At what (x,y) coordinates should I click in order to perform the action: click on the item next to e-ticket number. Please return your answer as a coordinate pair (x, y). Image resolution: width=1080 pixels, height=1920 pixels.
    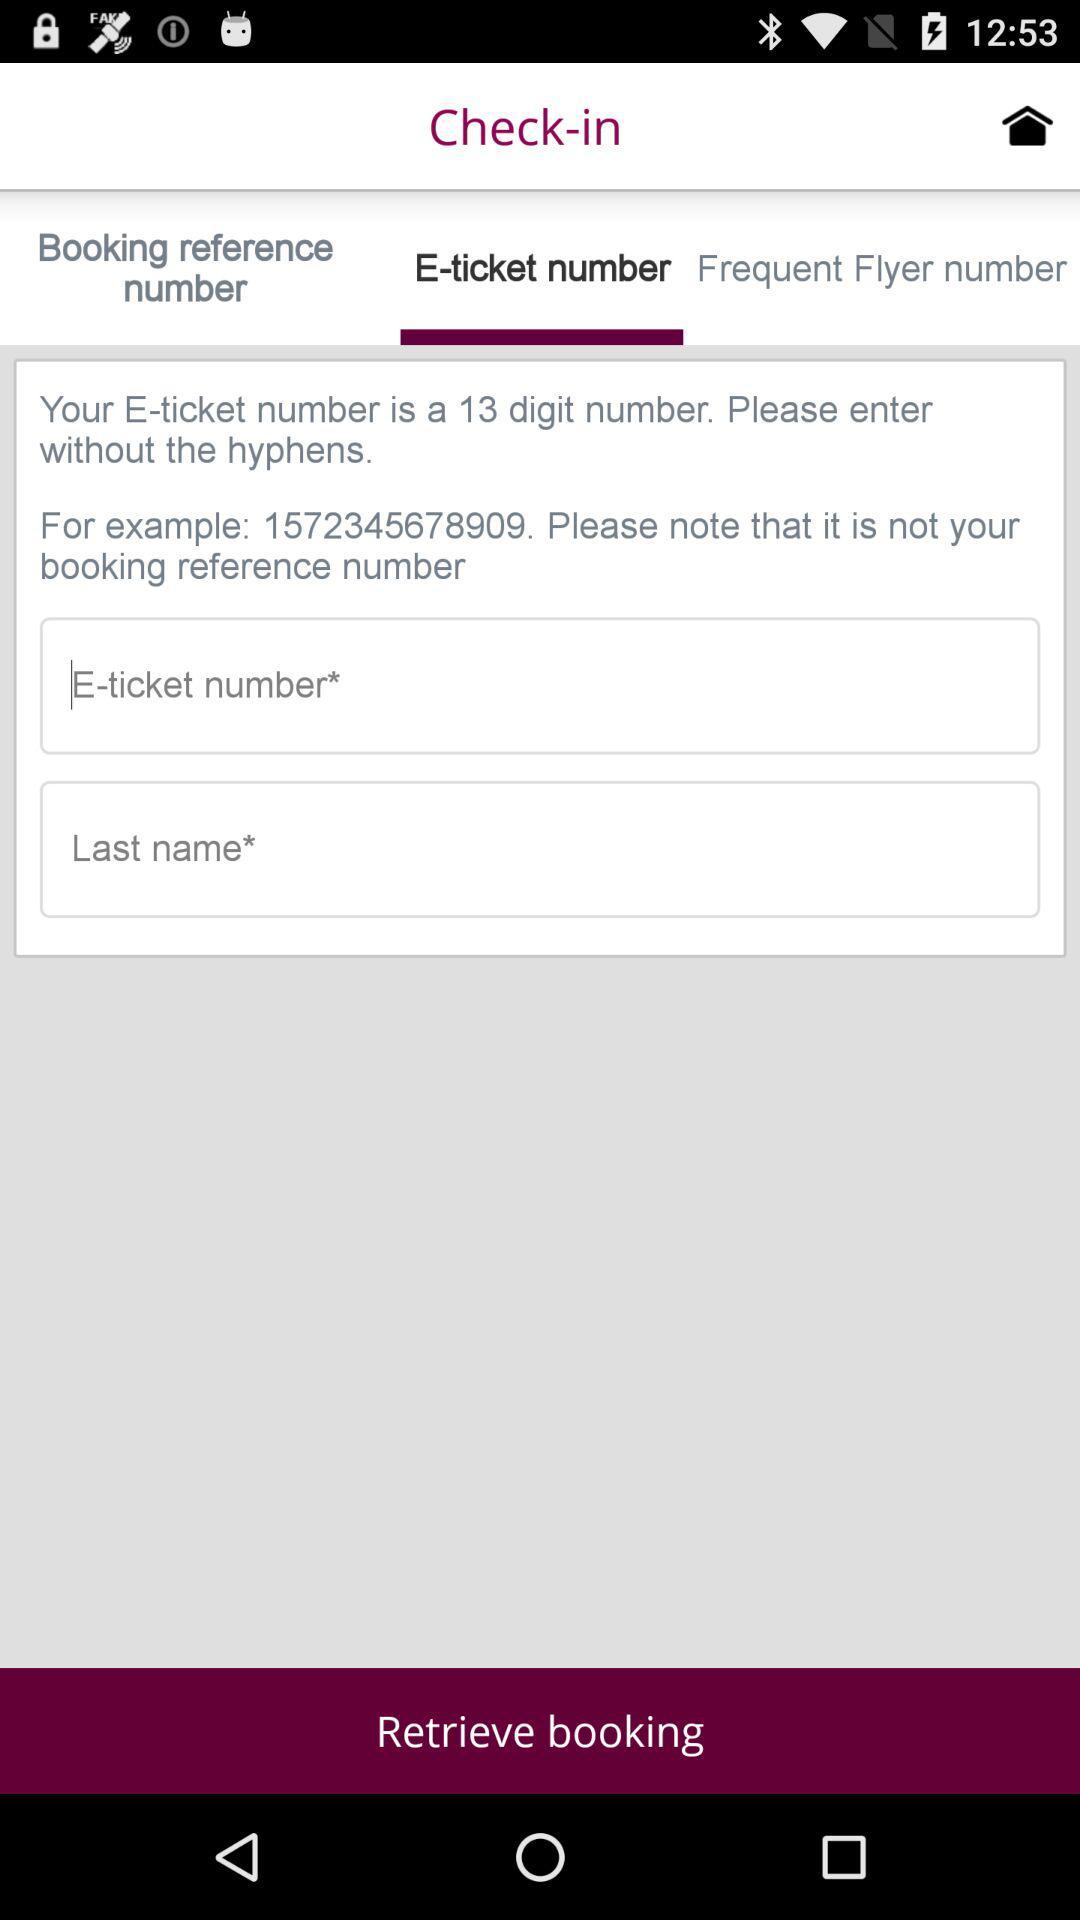
    Looking at the image, I should click on (880, 267).